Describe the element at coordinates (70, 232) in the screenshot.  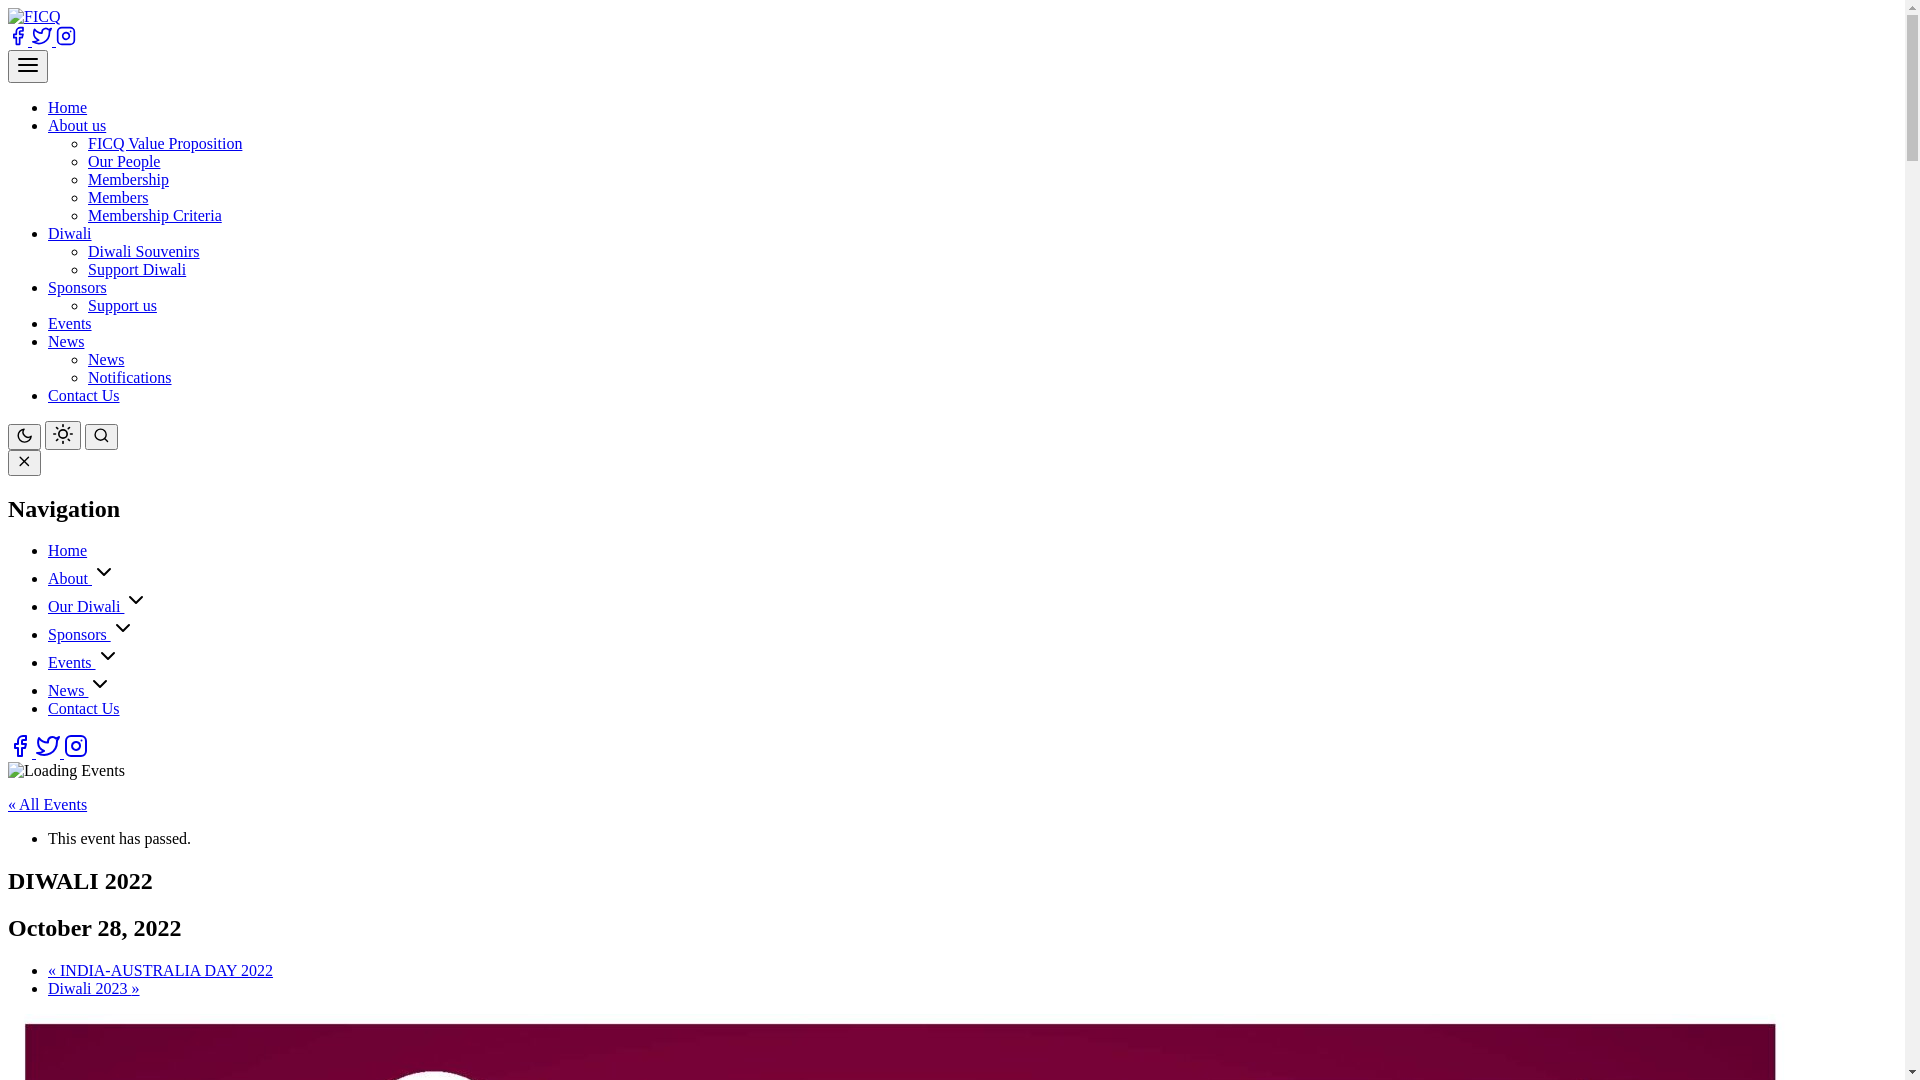
I see `'Diwali'` at that location.